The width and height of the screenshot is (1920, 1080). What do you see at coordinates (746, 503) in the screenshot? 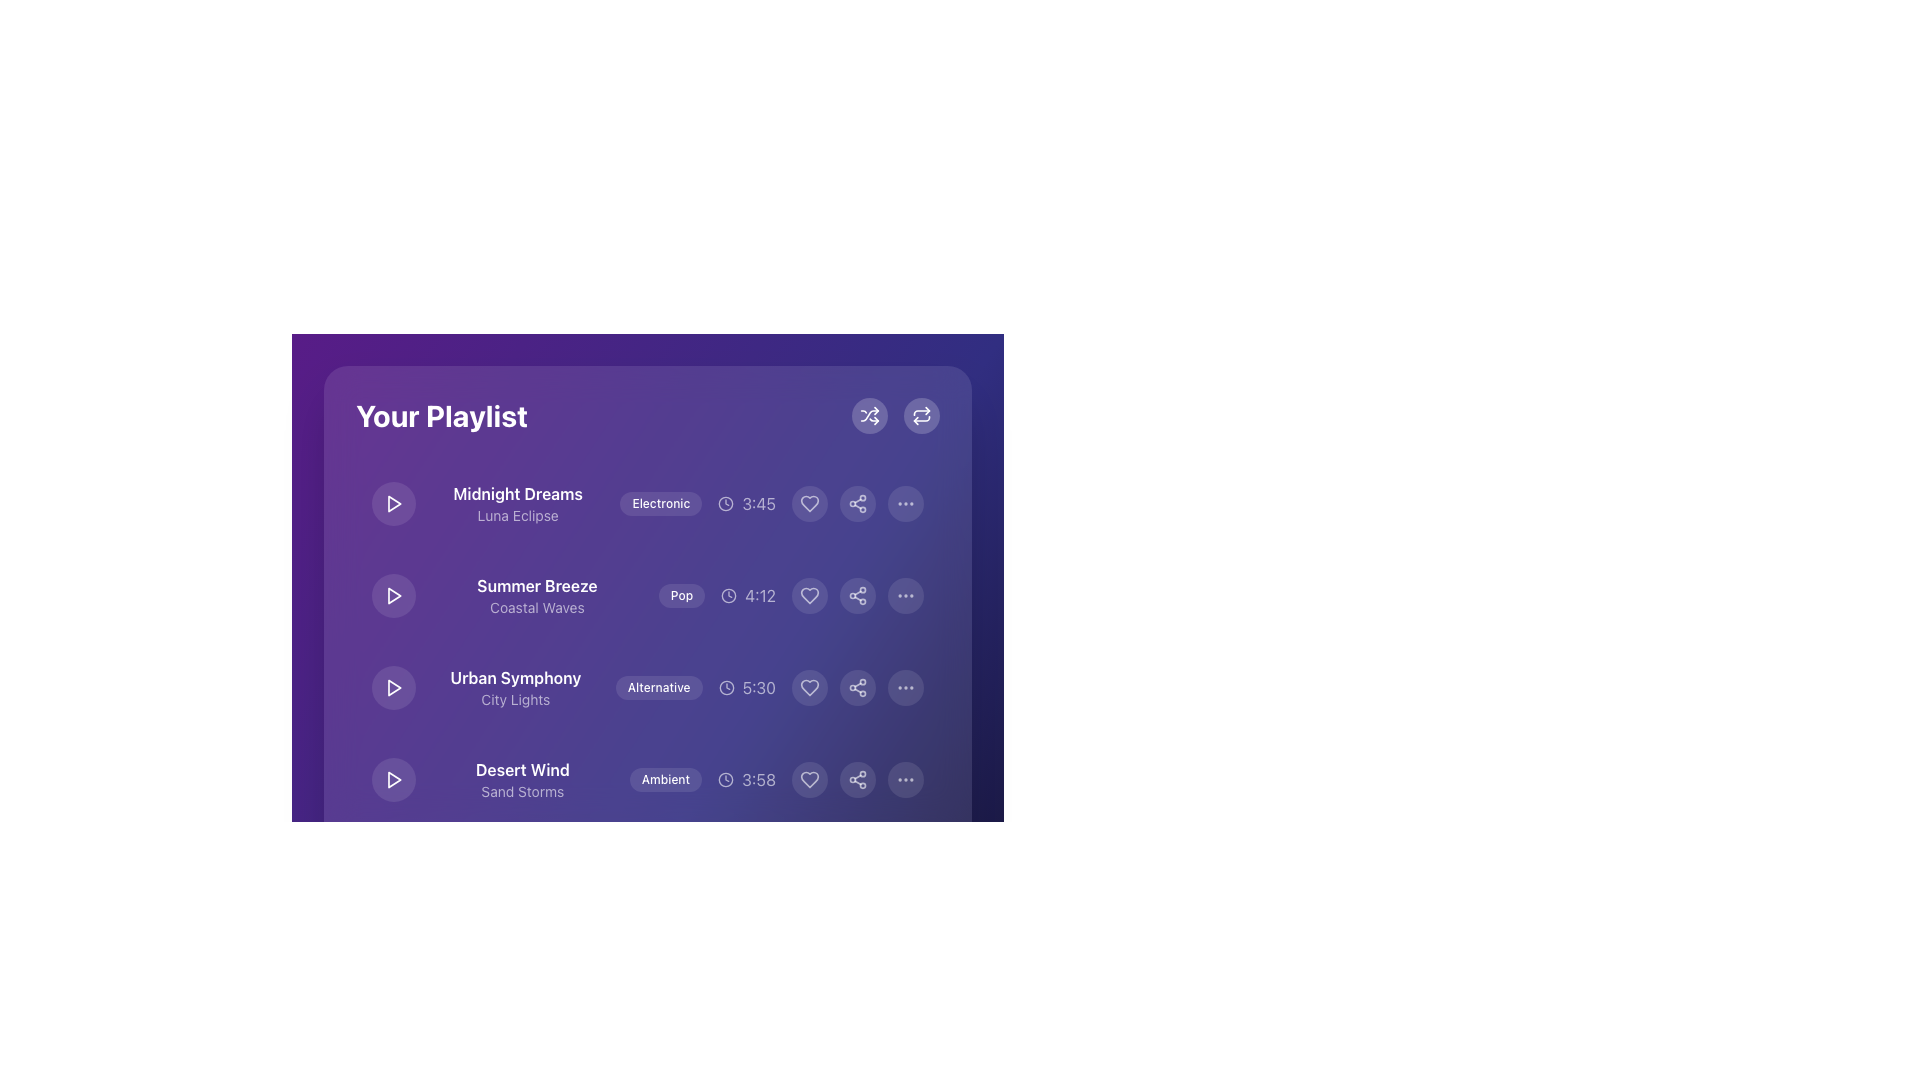
I see `the text element representing the duration of the first song in the playlist, located to the right of the genre tag ('Electronic')` at bounding box center [746, 503].